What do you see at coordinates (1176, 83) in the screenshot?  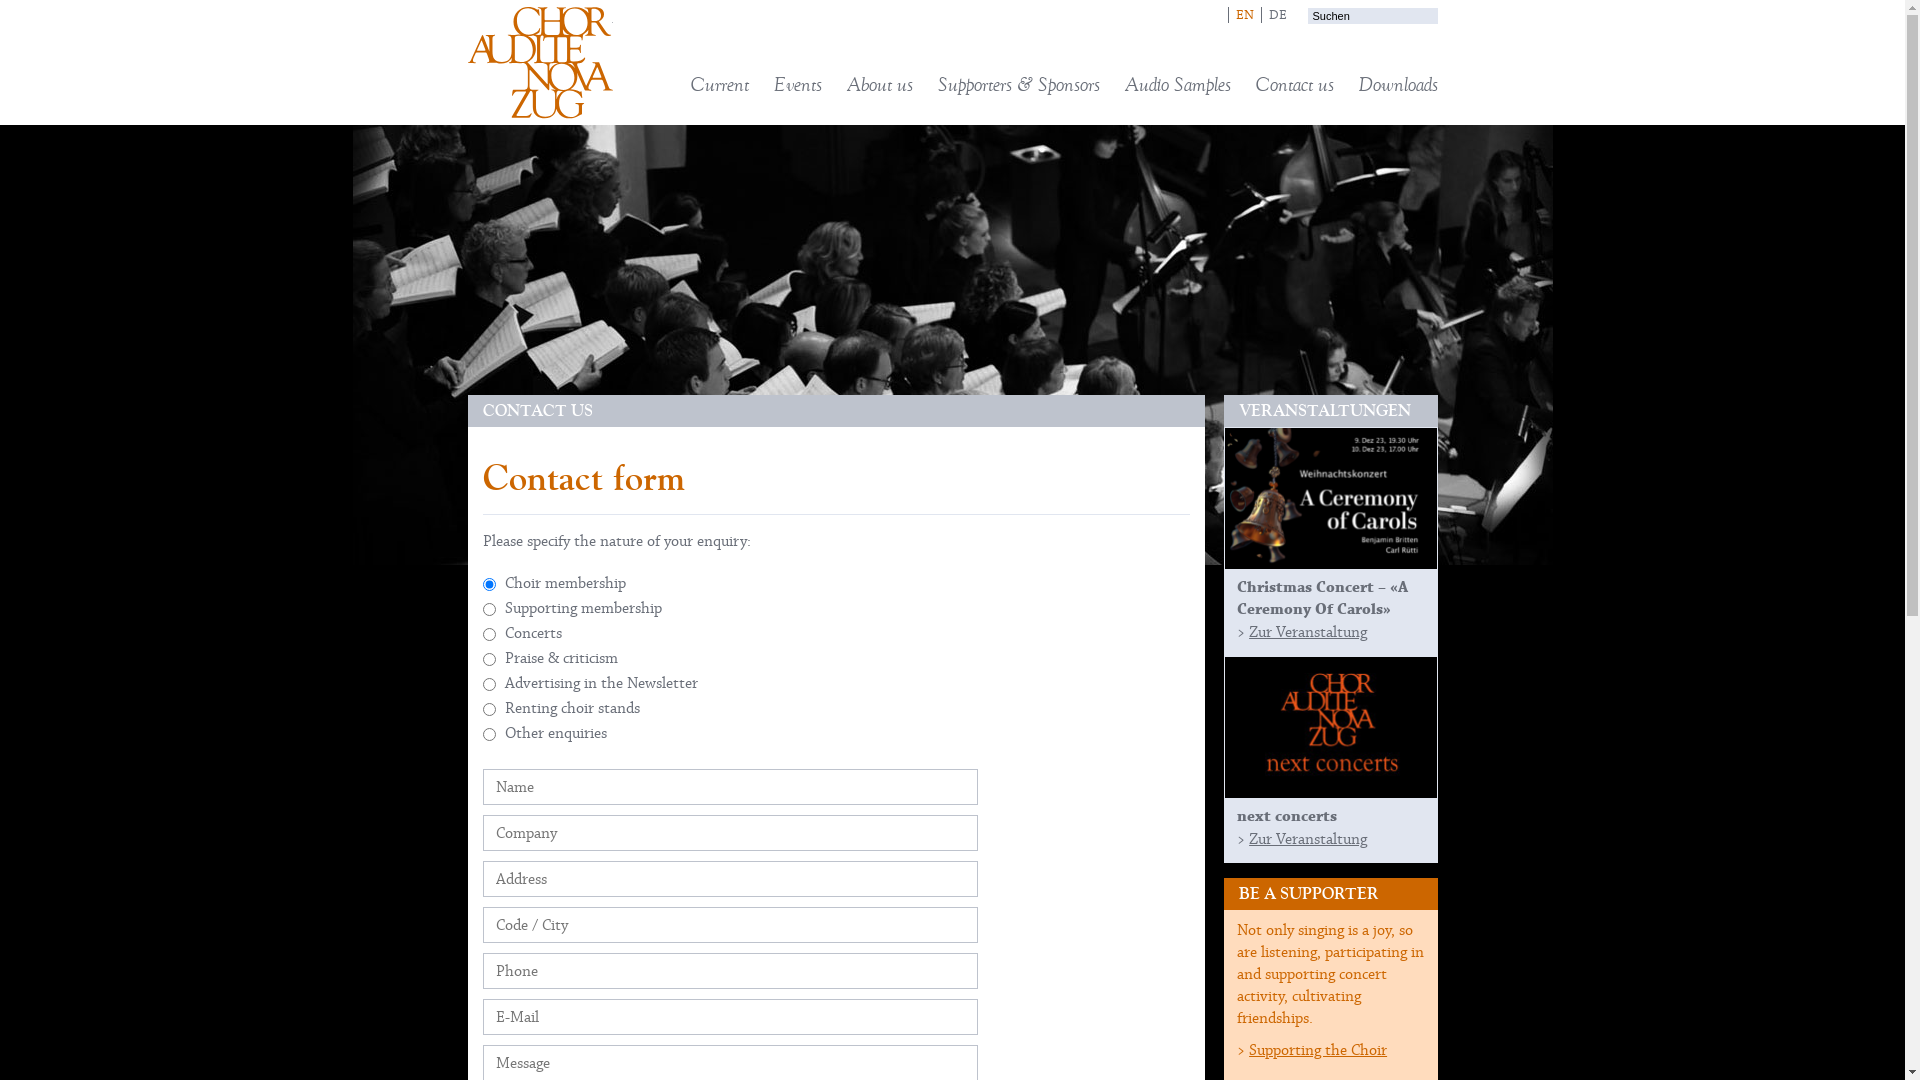 I see `'Audio Samples'` at bounding box center [1176, 83].